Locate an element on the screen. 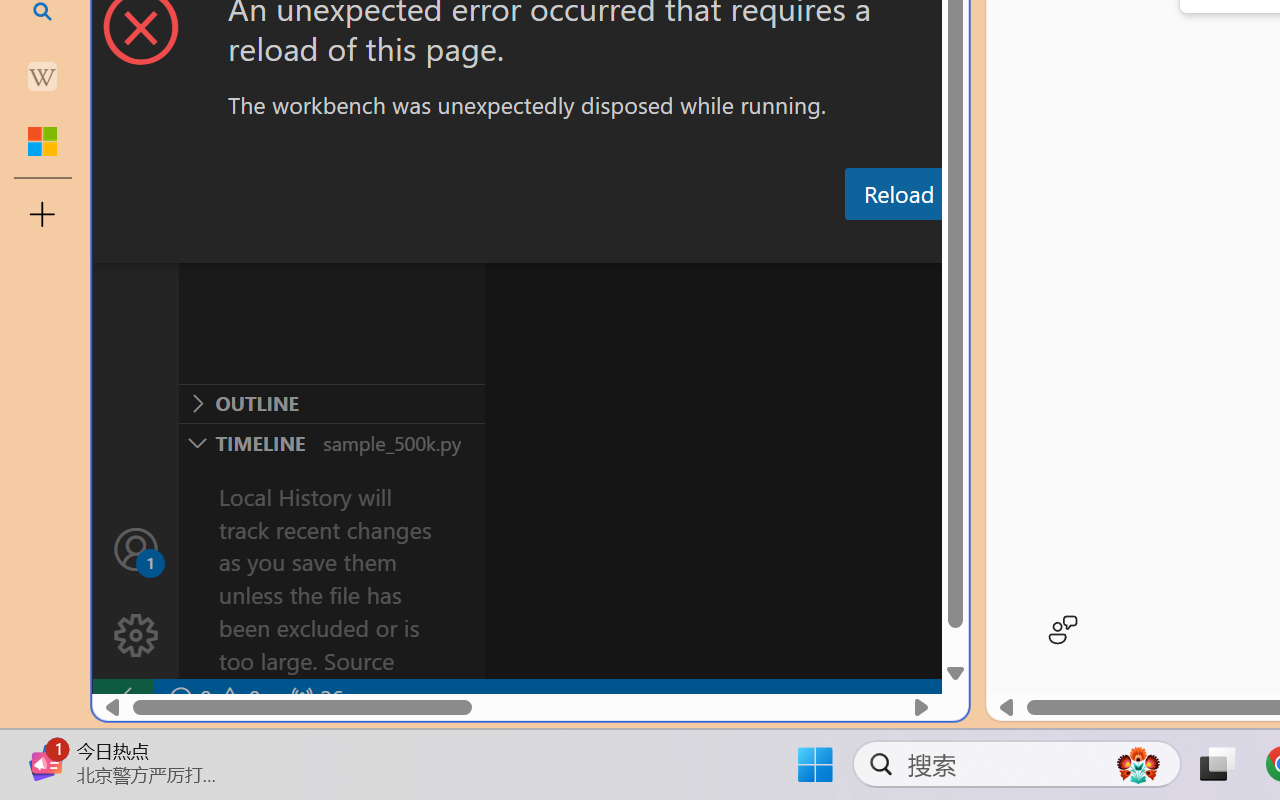 The height and width of the screenshot is (800, 1280). 'Timeline Section' is located at coordinates (331, 441).